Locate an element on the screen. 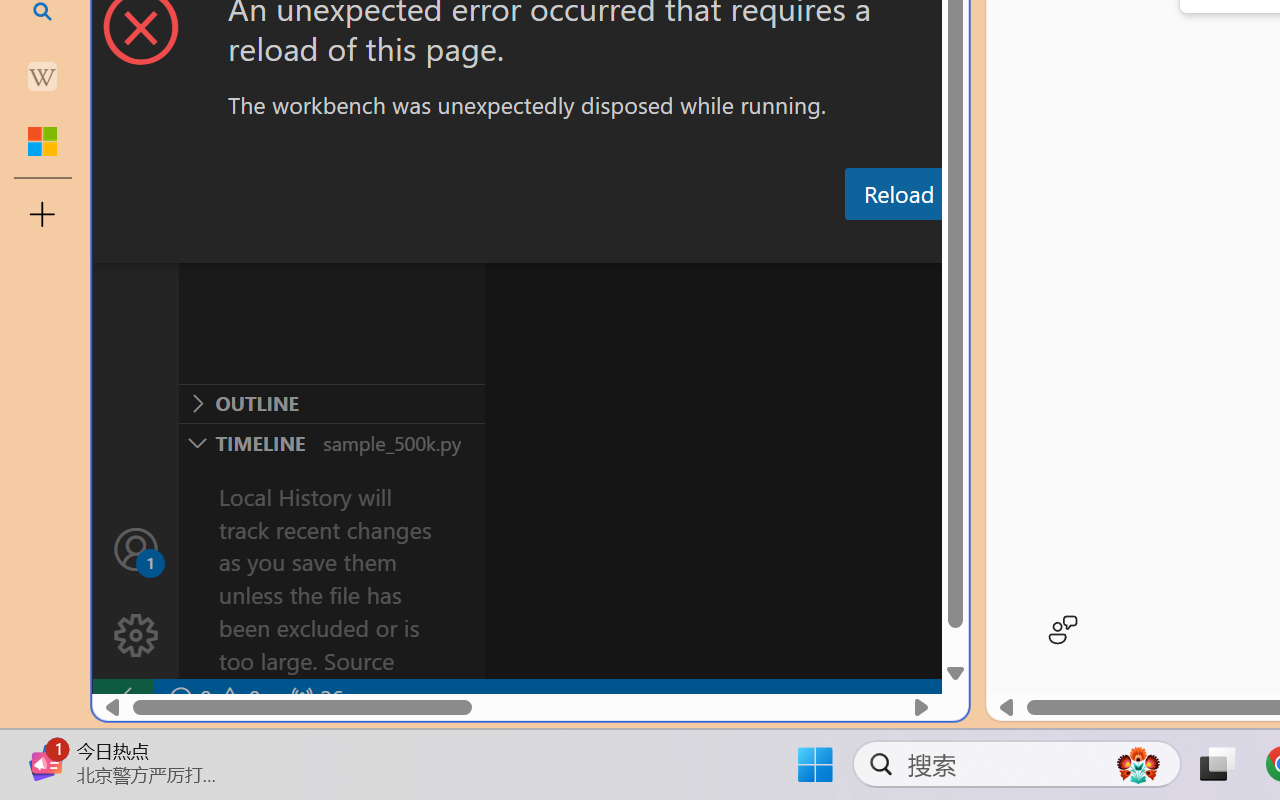 The height and width of the screenshot is (800, 1280). 'Timeline Section' is located at coordinates (331, 441).